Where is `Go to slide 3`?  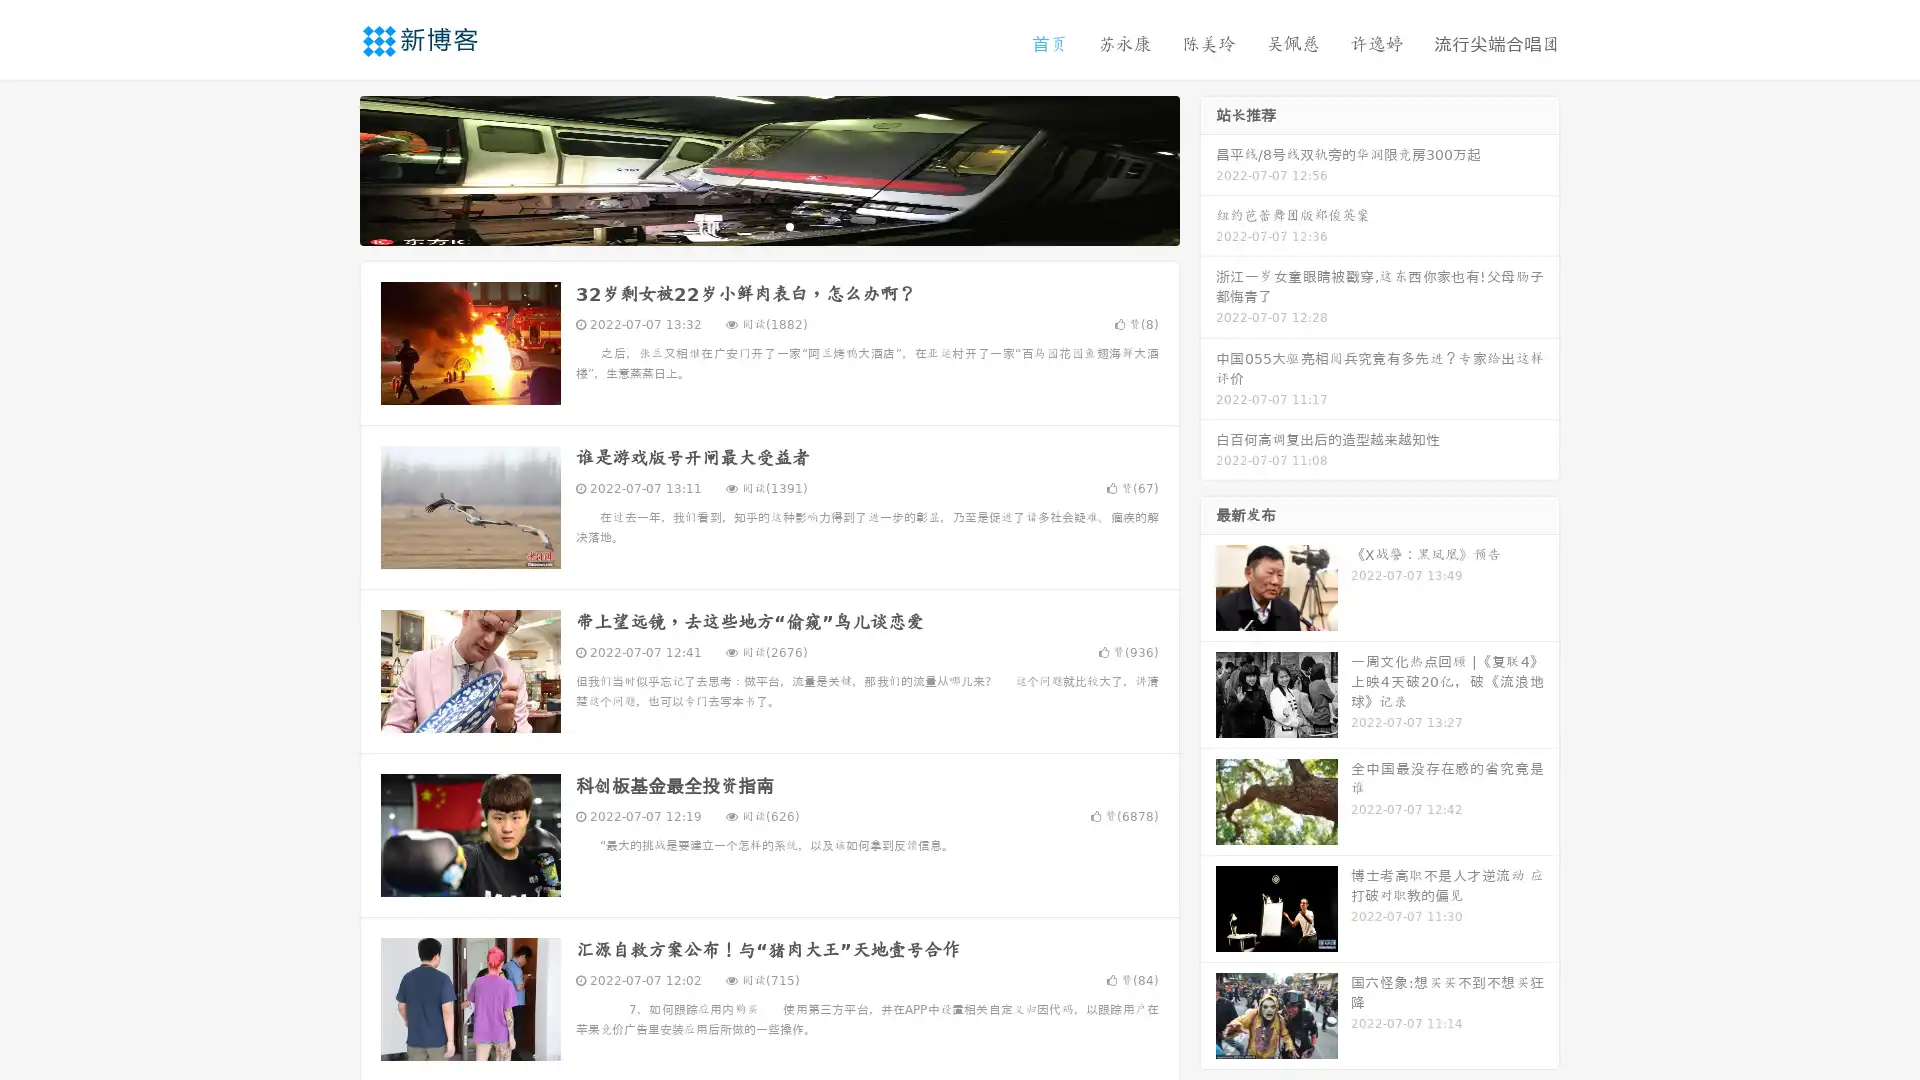 Go to slide 3 is located at coordinates (789, 225).